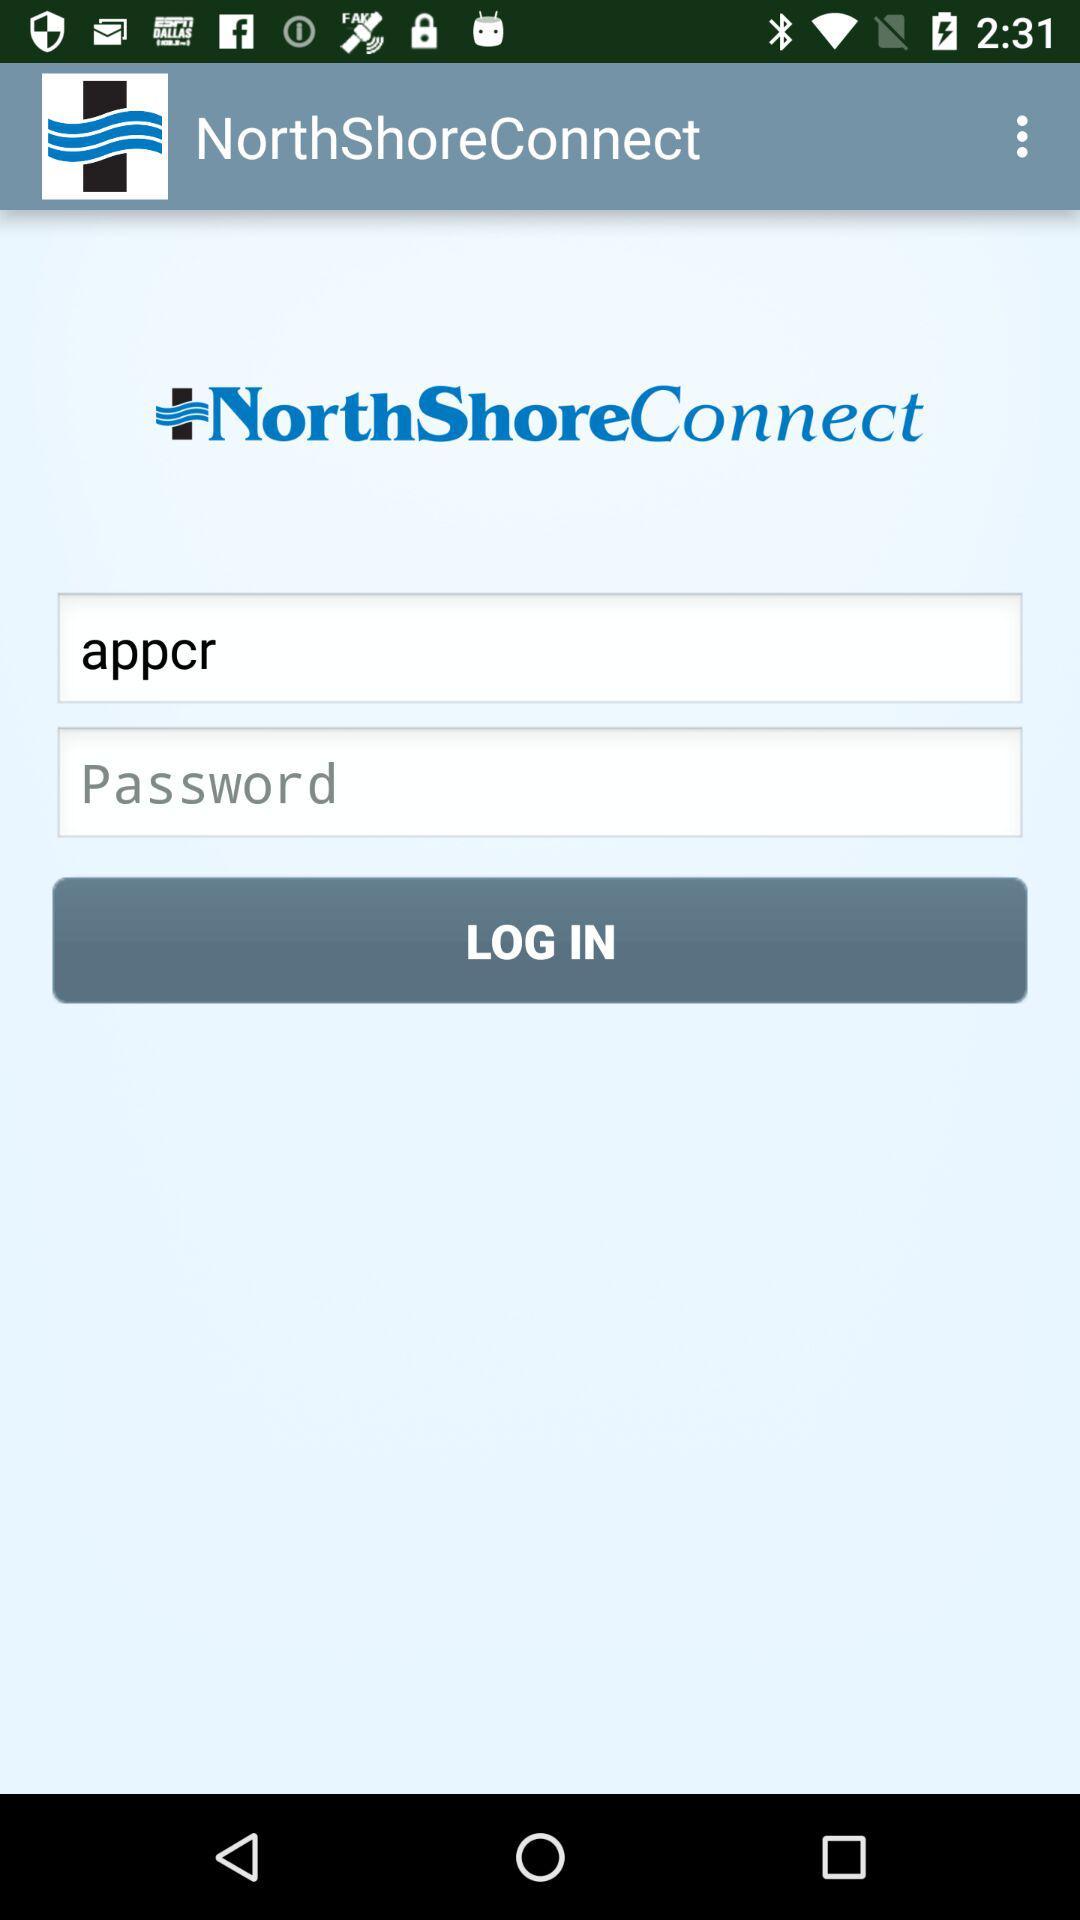  I want to click on log in item, so click(540, 939).